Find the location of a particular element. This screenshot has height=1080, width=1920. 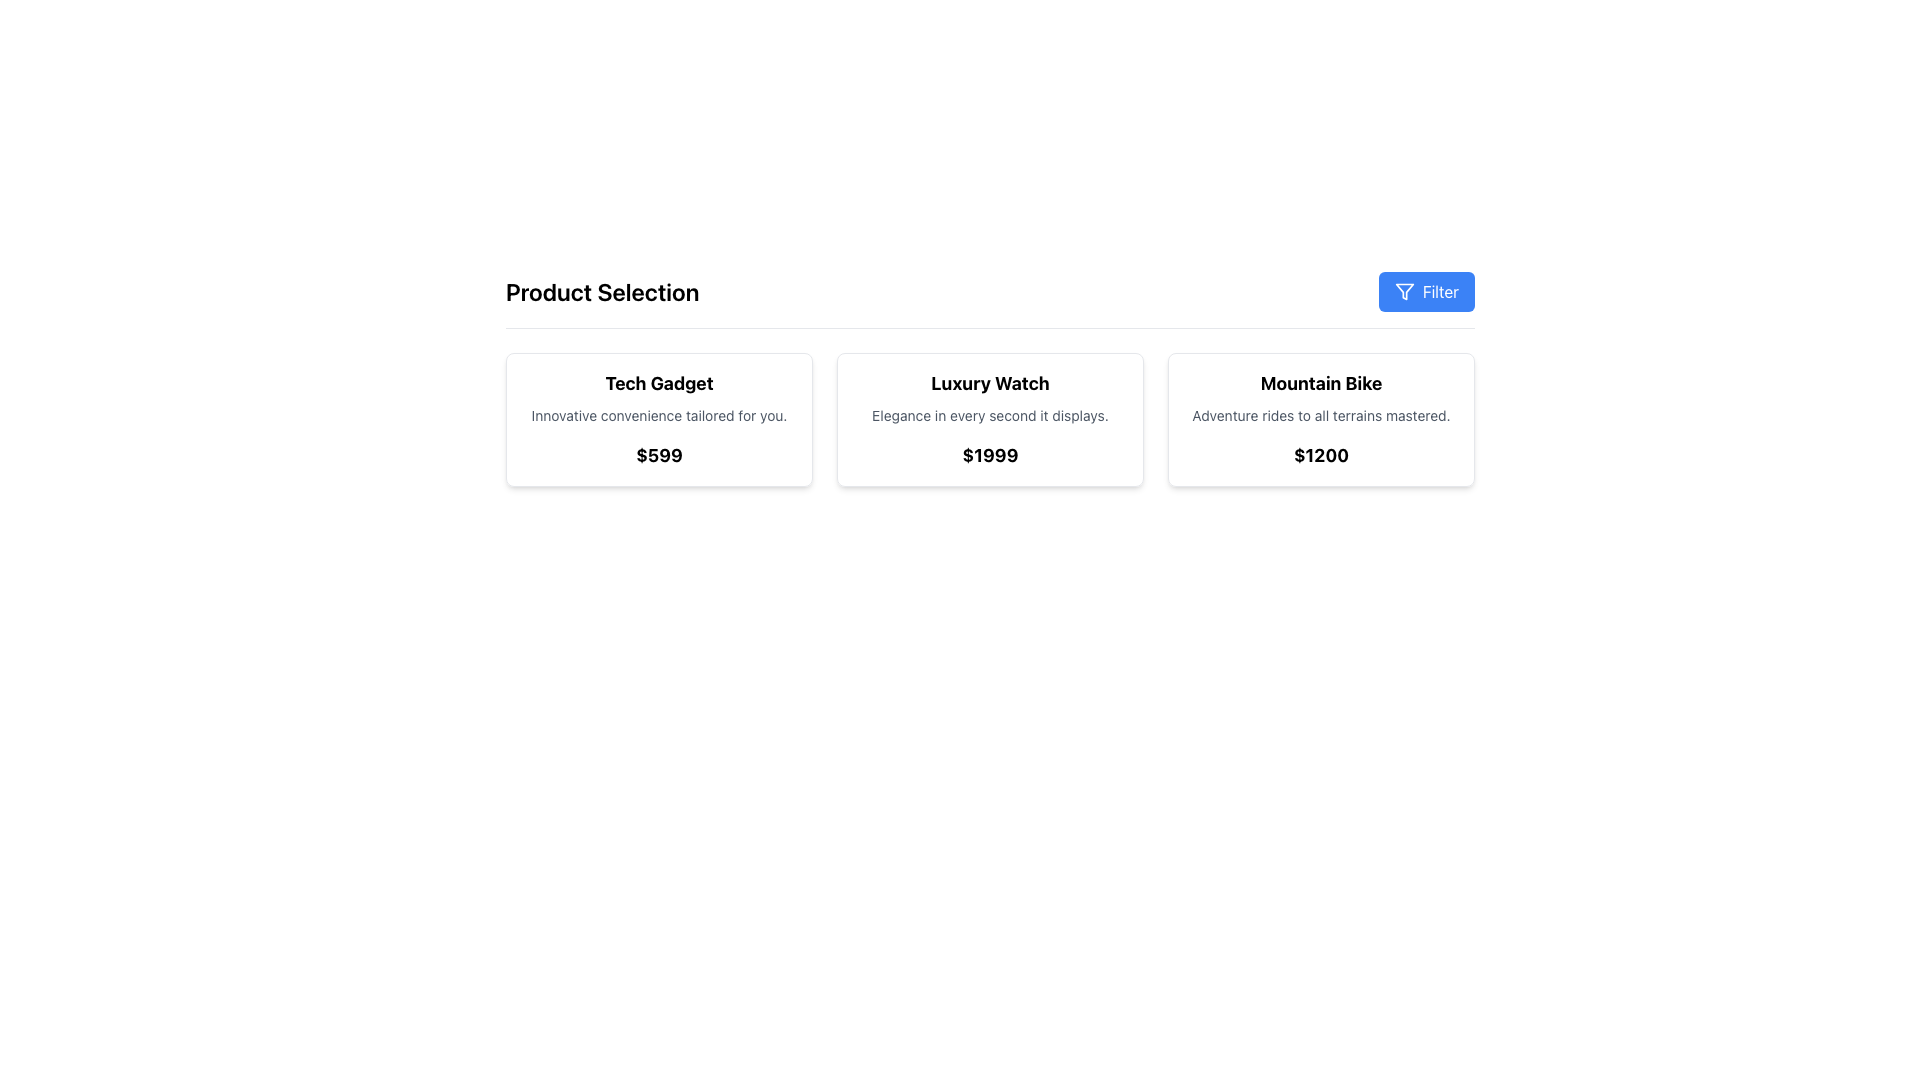

the display card for the 'Luxury Watch' product, which is the second card in a three-column grid layout is located at coordinates (990, 419).